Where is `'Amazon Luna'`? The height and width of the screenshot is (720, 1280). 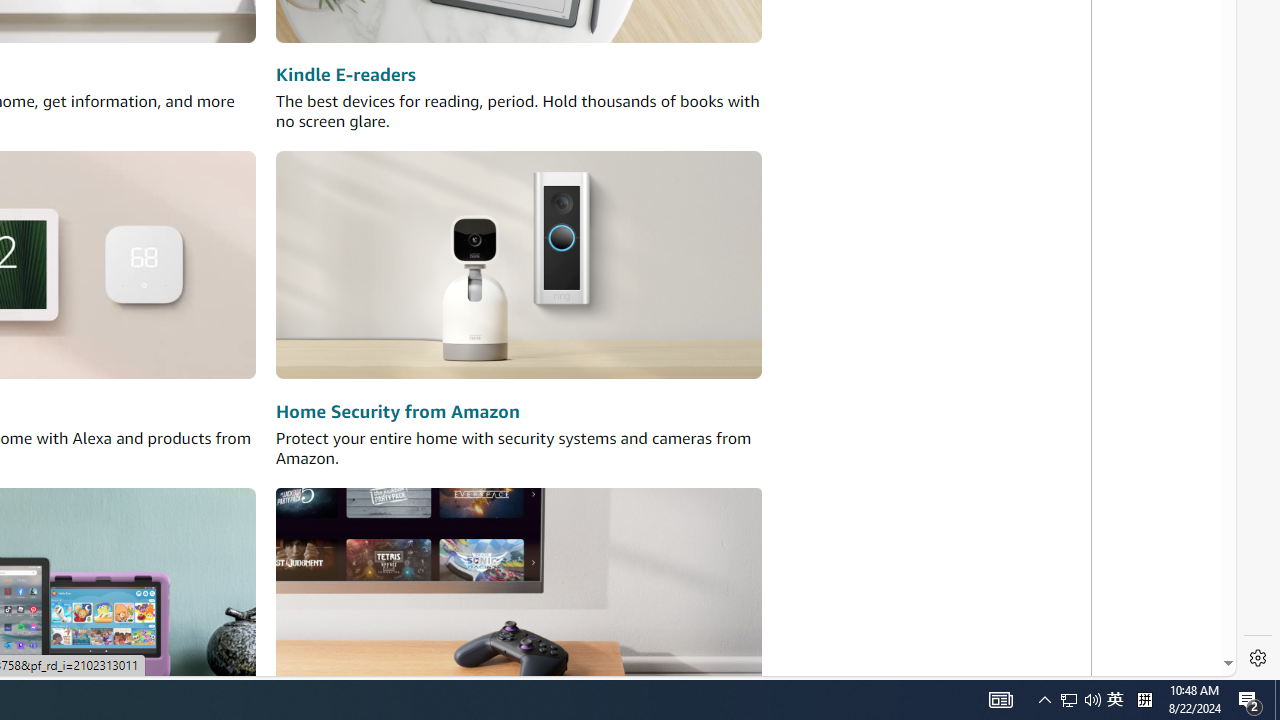
'Amazon Luna' is located at coordinates (519, 600).